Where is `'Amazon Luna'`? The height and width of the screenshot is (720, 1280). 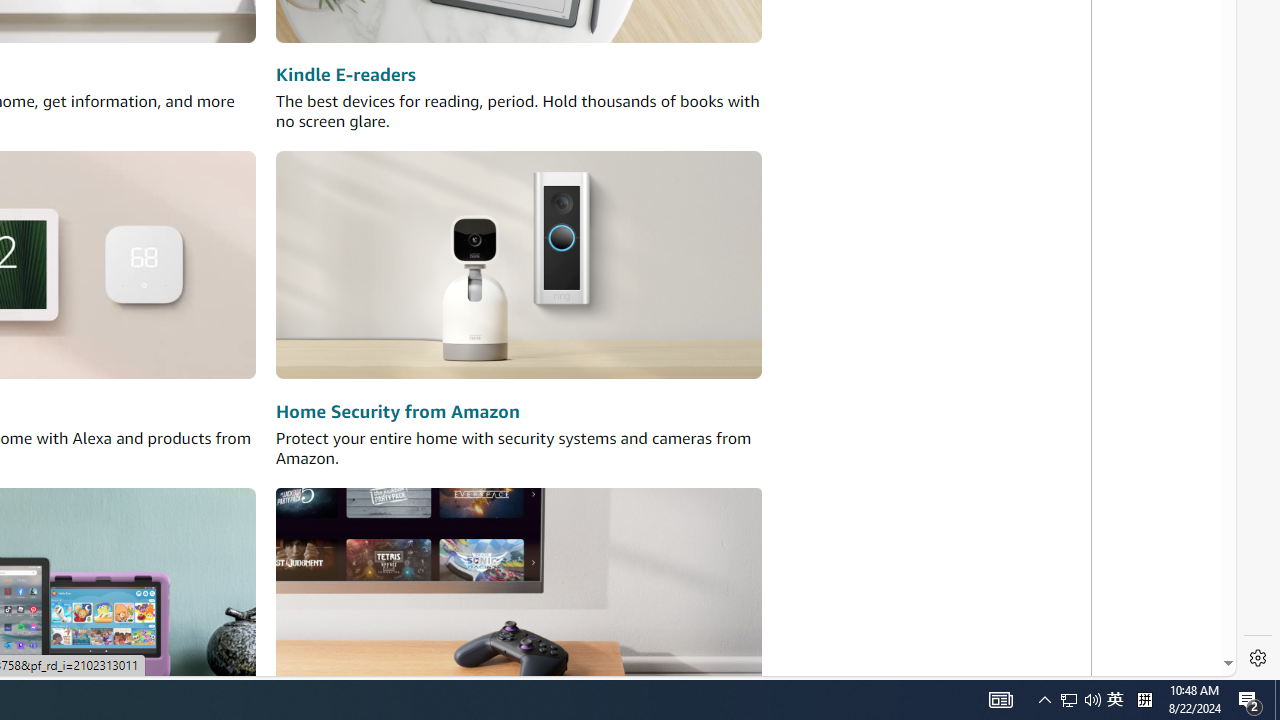
'Amazon Luna' is located at coordinates (519, 600).